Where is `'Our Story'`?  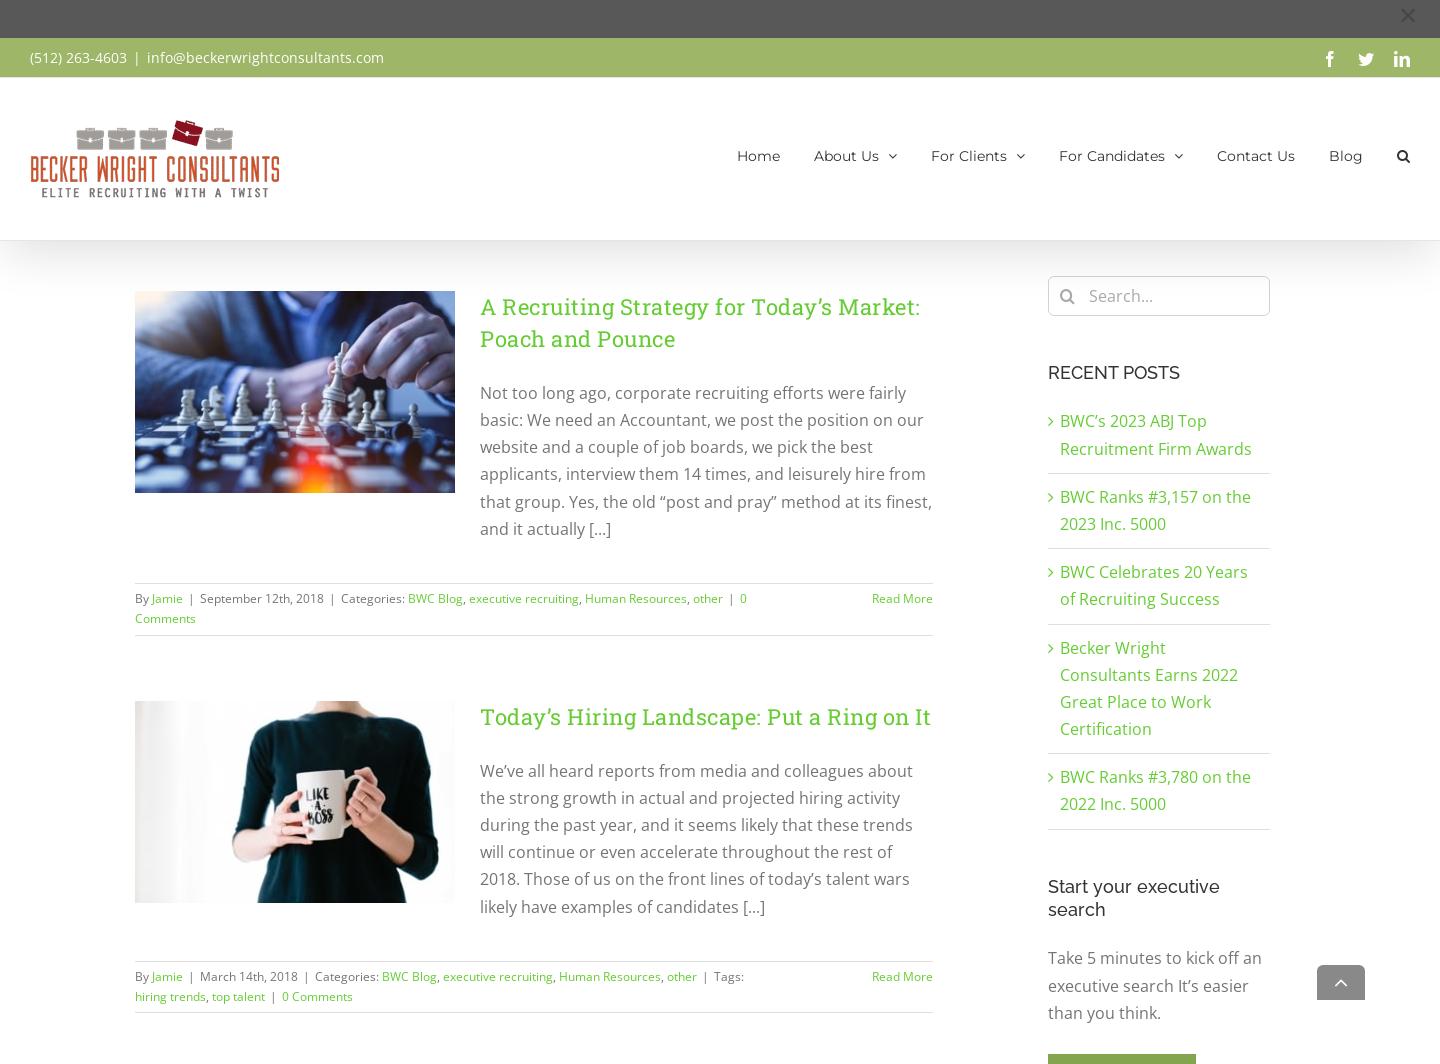
'Our Story' is located at coordinates (834, 246).